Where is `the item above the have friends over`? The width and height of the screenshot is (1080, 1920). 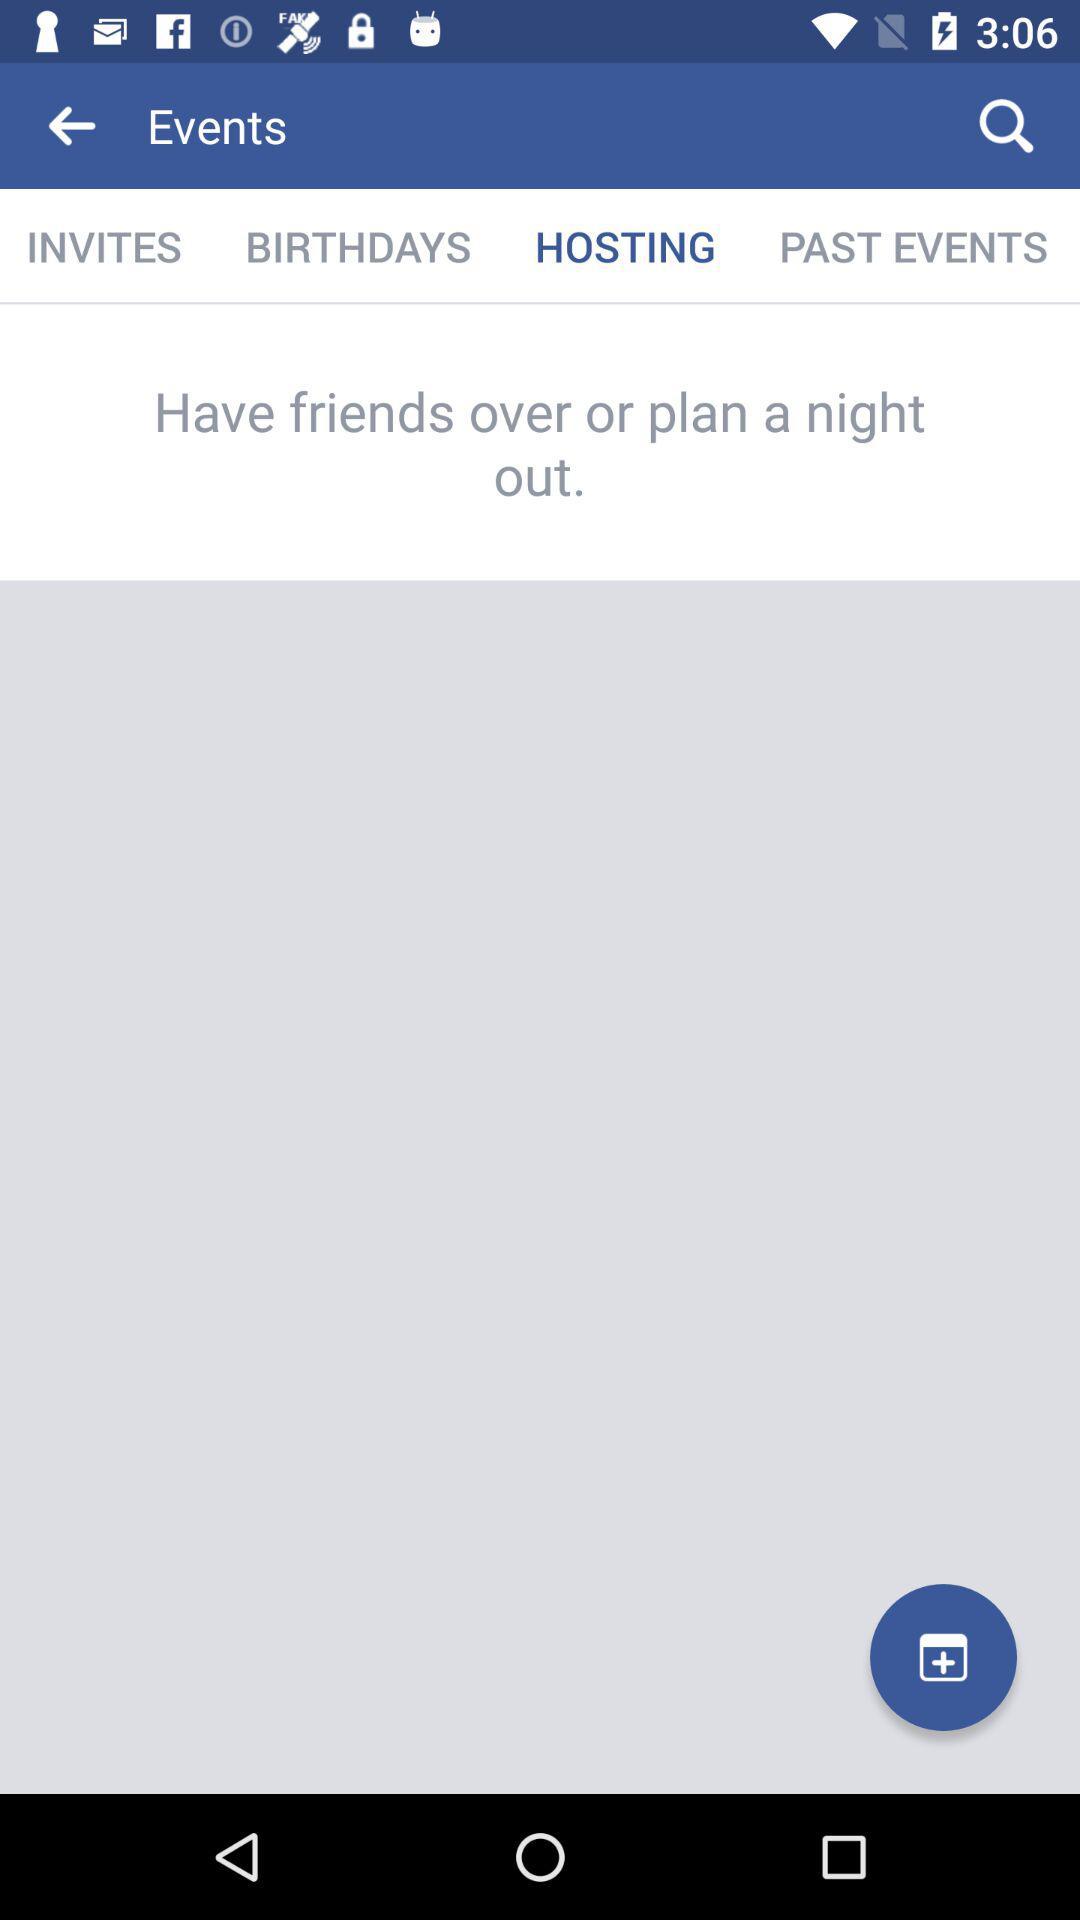
the item above the have friends over is located at coordinates (106, 245).